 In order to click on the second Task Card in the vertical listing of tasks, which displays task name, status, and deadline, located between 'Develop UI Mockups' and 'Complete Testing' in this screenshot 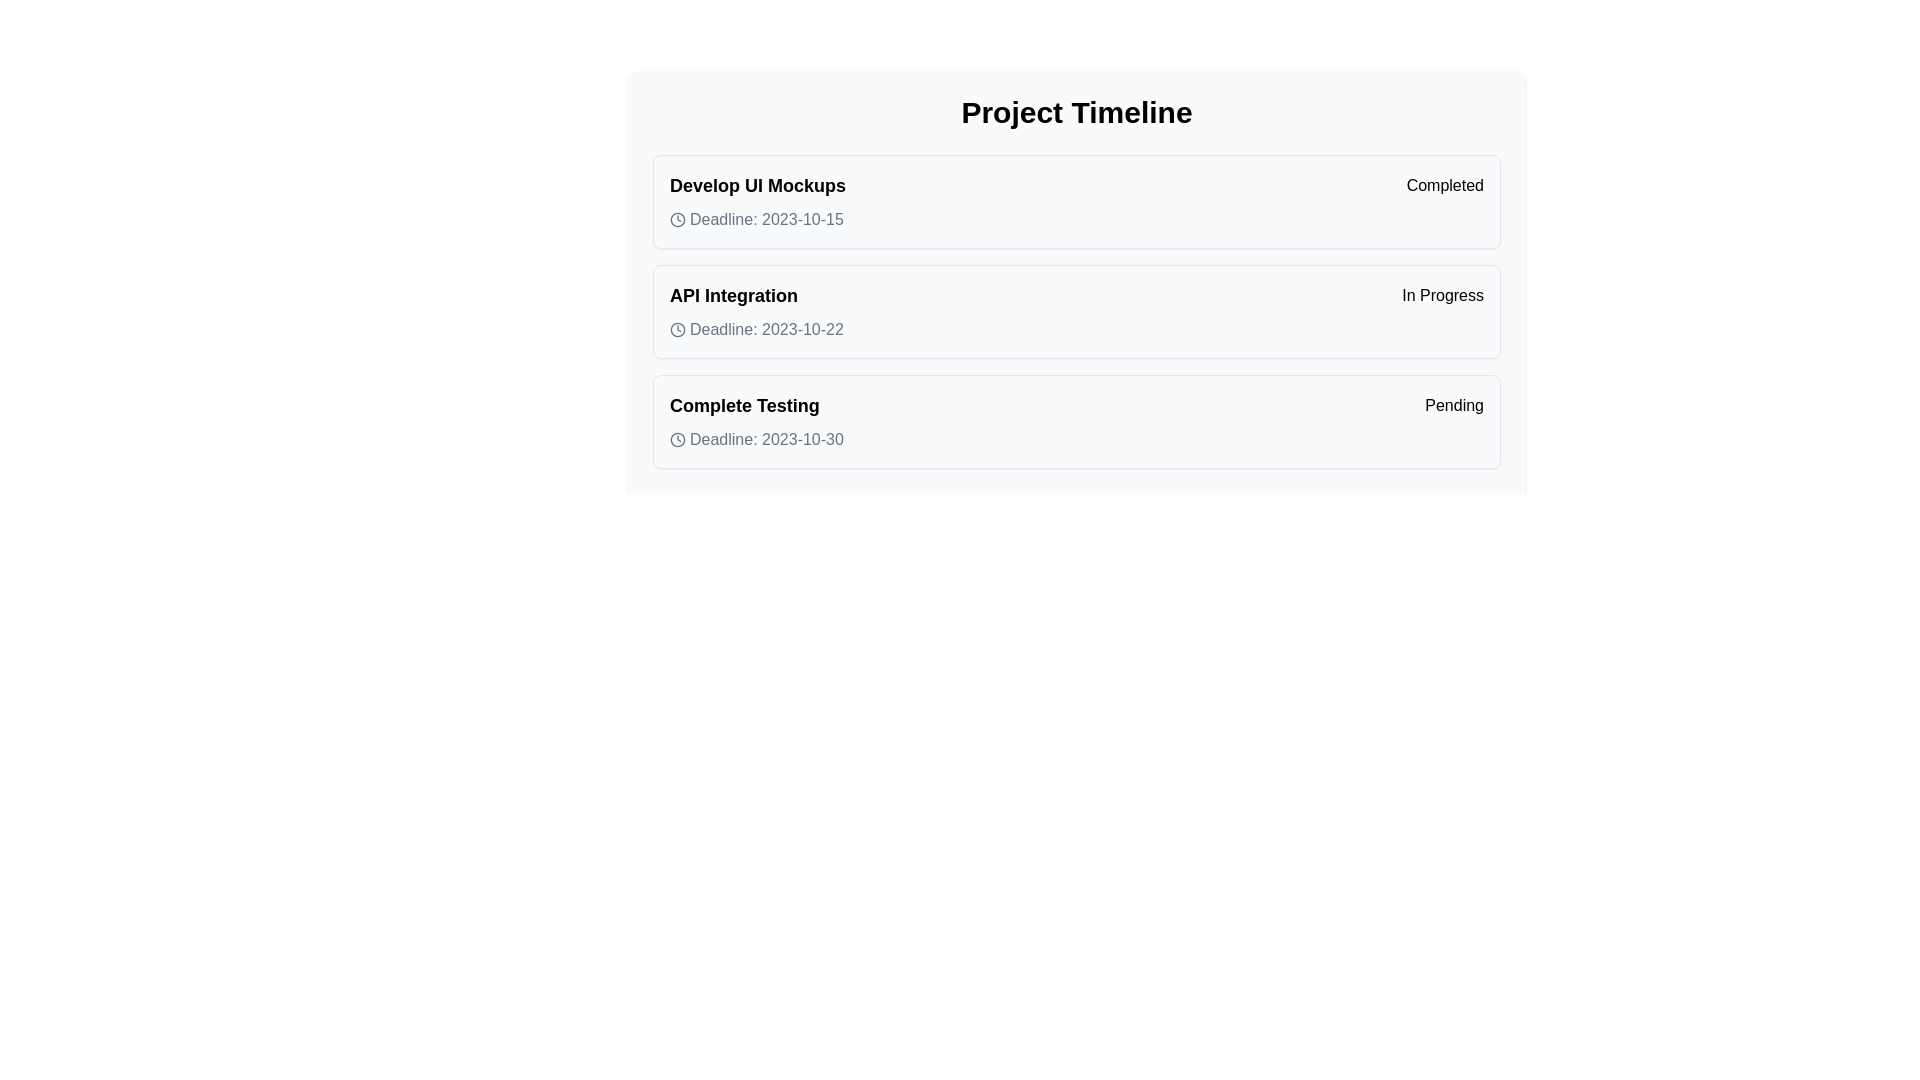, I will do `click(1075, 312)`.